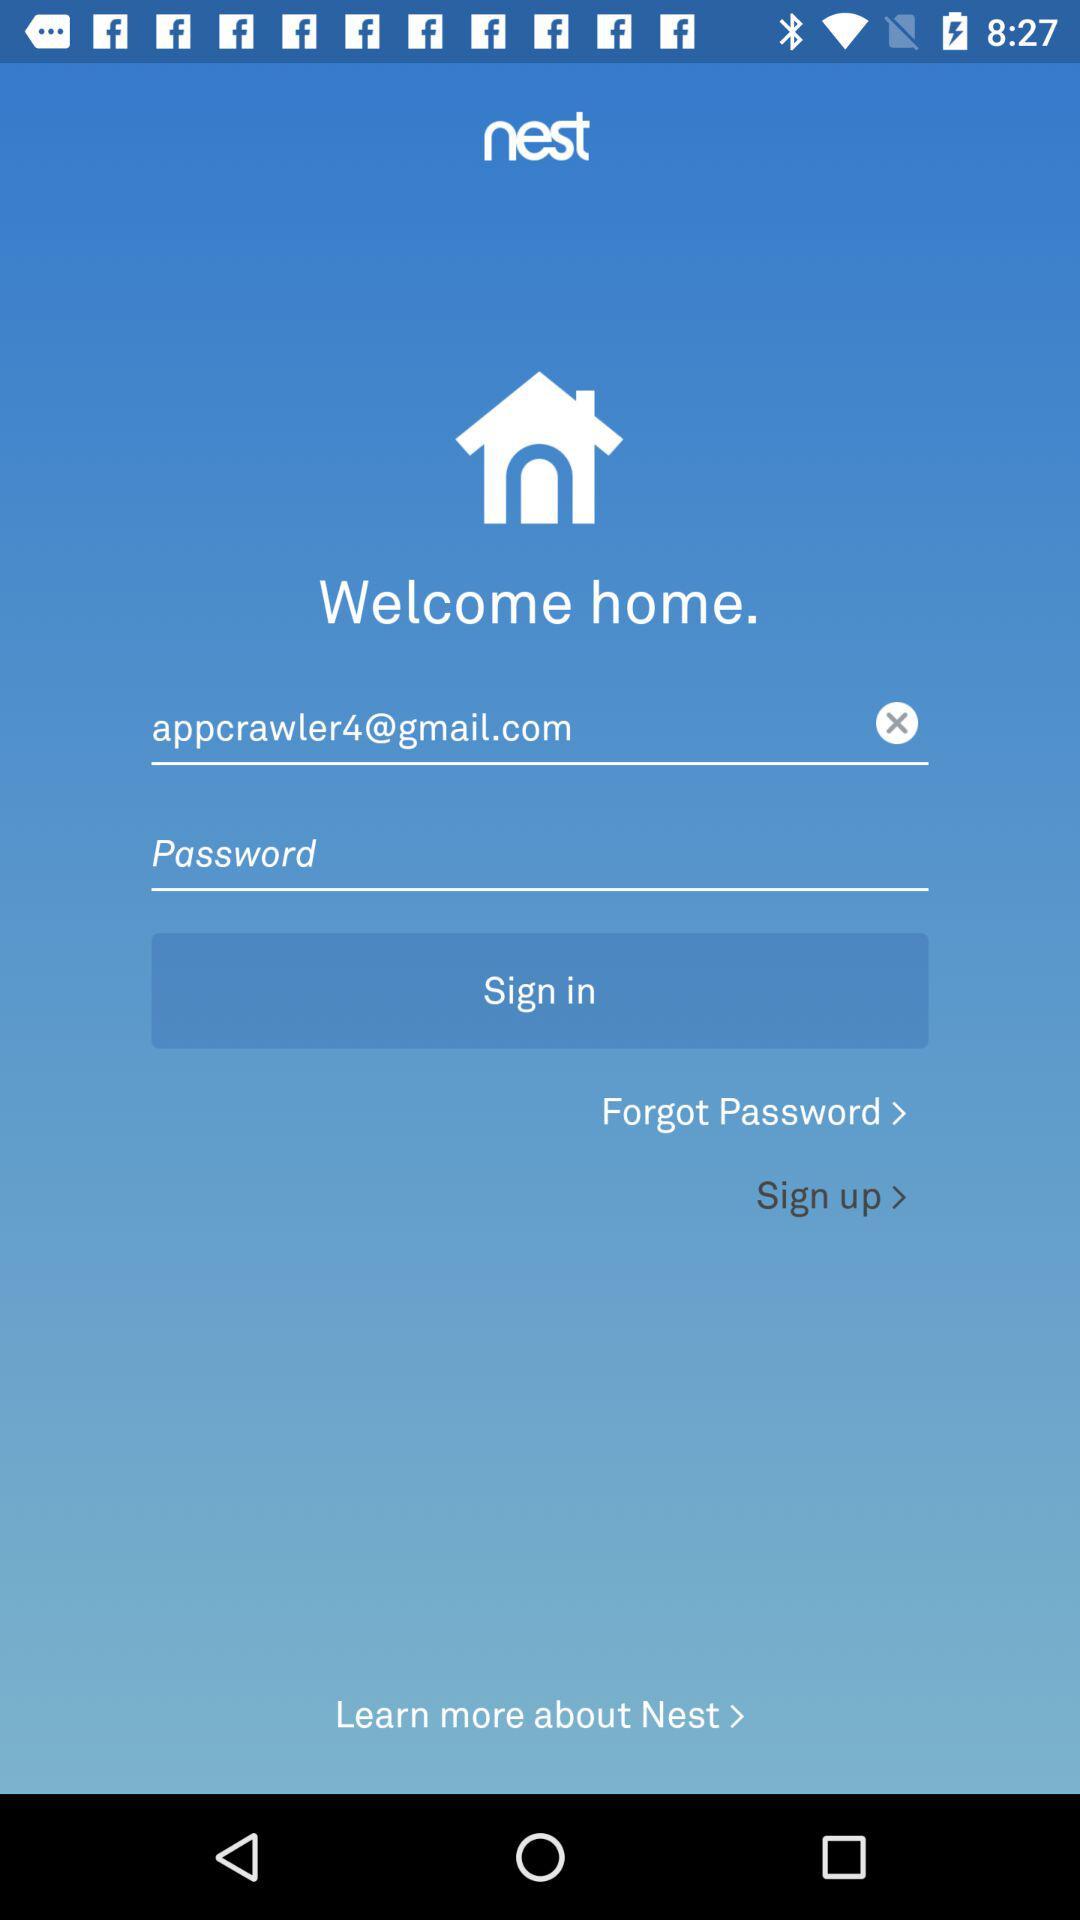 Image resolution: width=1080 pixels, height=1920 pixels. What do you see at coordinates (540, 707) in the screenshot?
I see `the button below welcome home` at bounding box center [540, 707].